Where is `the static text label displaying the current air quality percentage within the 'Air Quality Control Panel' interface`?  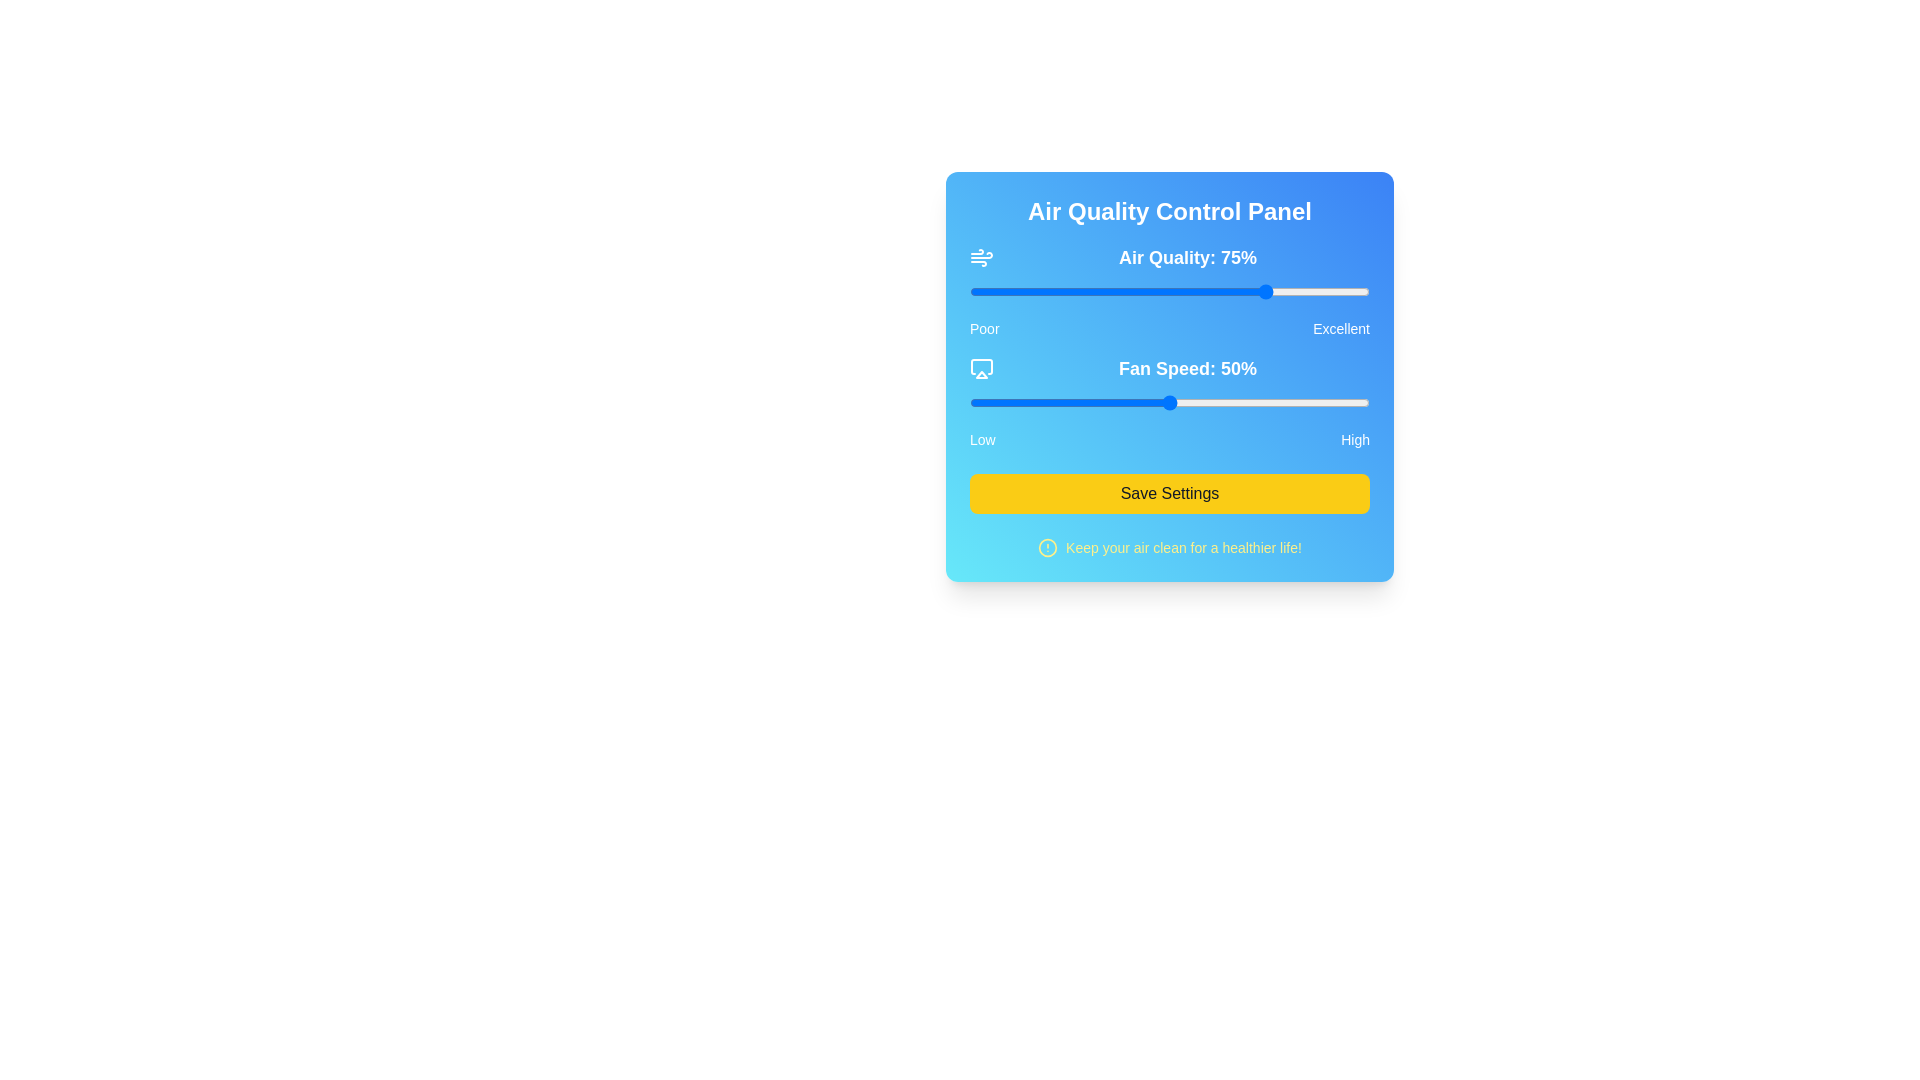 the static text label displaying the current air quality percentage within the 'Air Quality Control Panel' interface is located at coordinates (1188, 257).